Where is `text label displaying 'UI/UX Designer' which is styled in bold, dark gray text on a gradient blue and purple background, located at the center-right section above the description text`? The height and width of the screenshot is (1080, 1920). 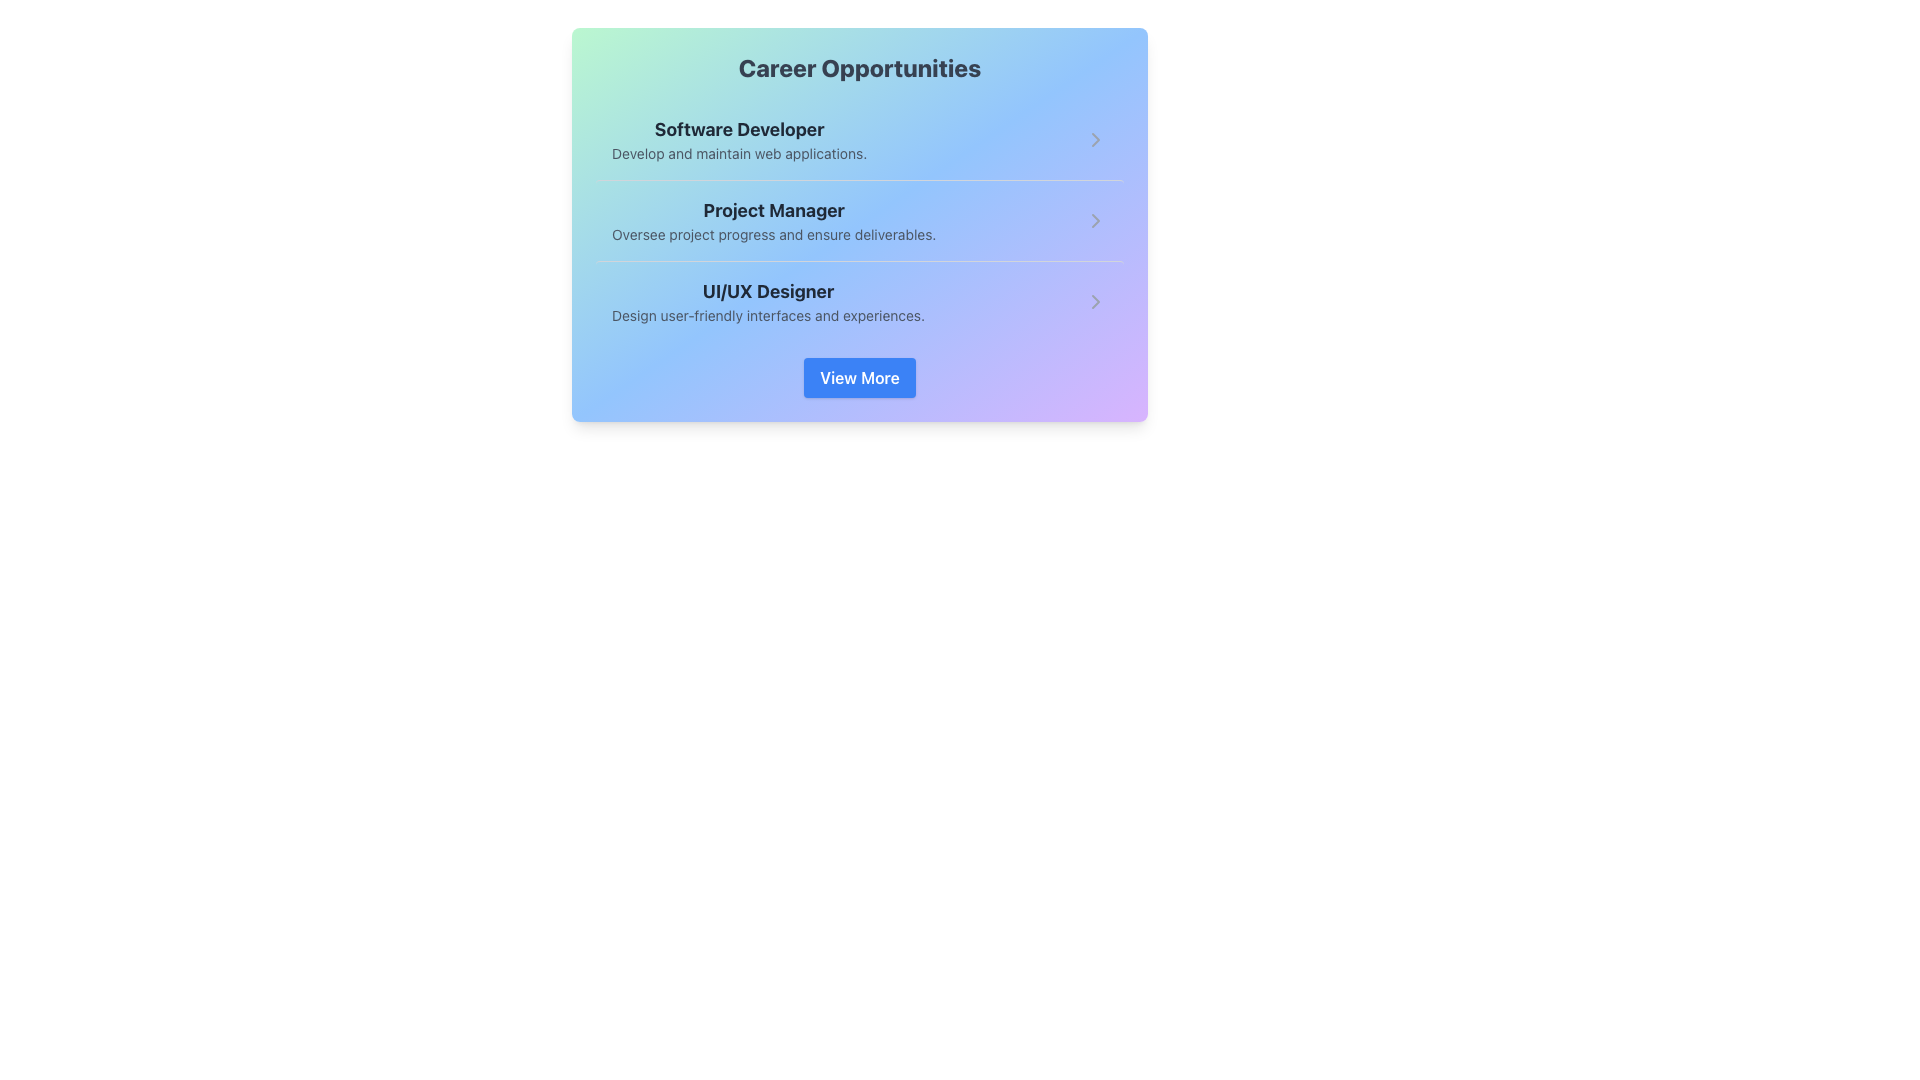
text label displaying 'UI/UX Designer' which is styled in bold, dark gray text on a gradient blue and purple background, located at the center-right section above the description text is located at coordinates (767, 292).